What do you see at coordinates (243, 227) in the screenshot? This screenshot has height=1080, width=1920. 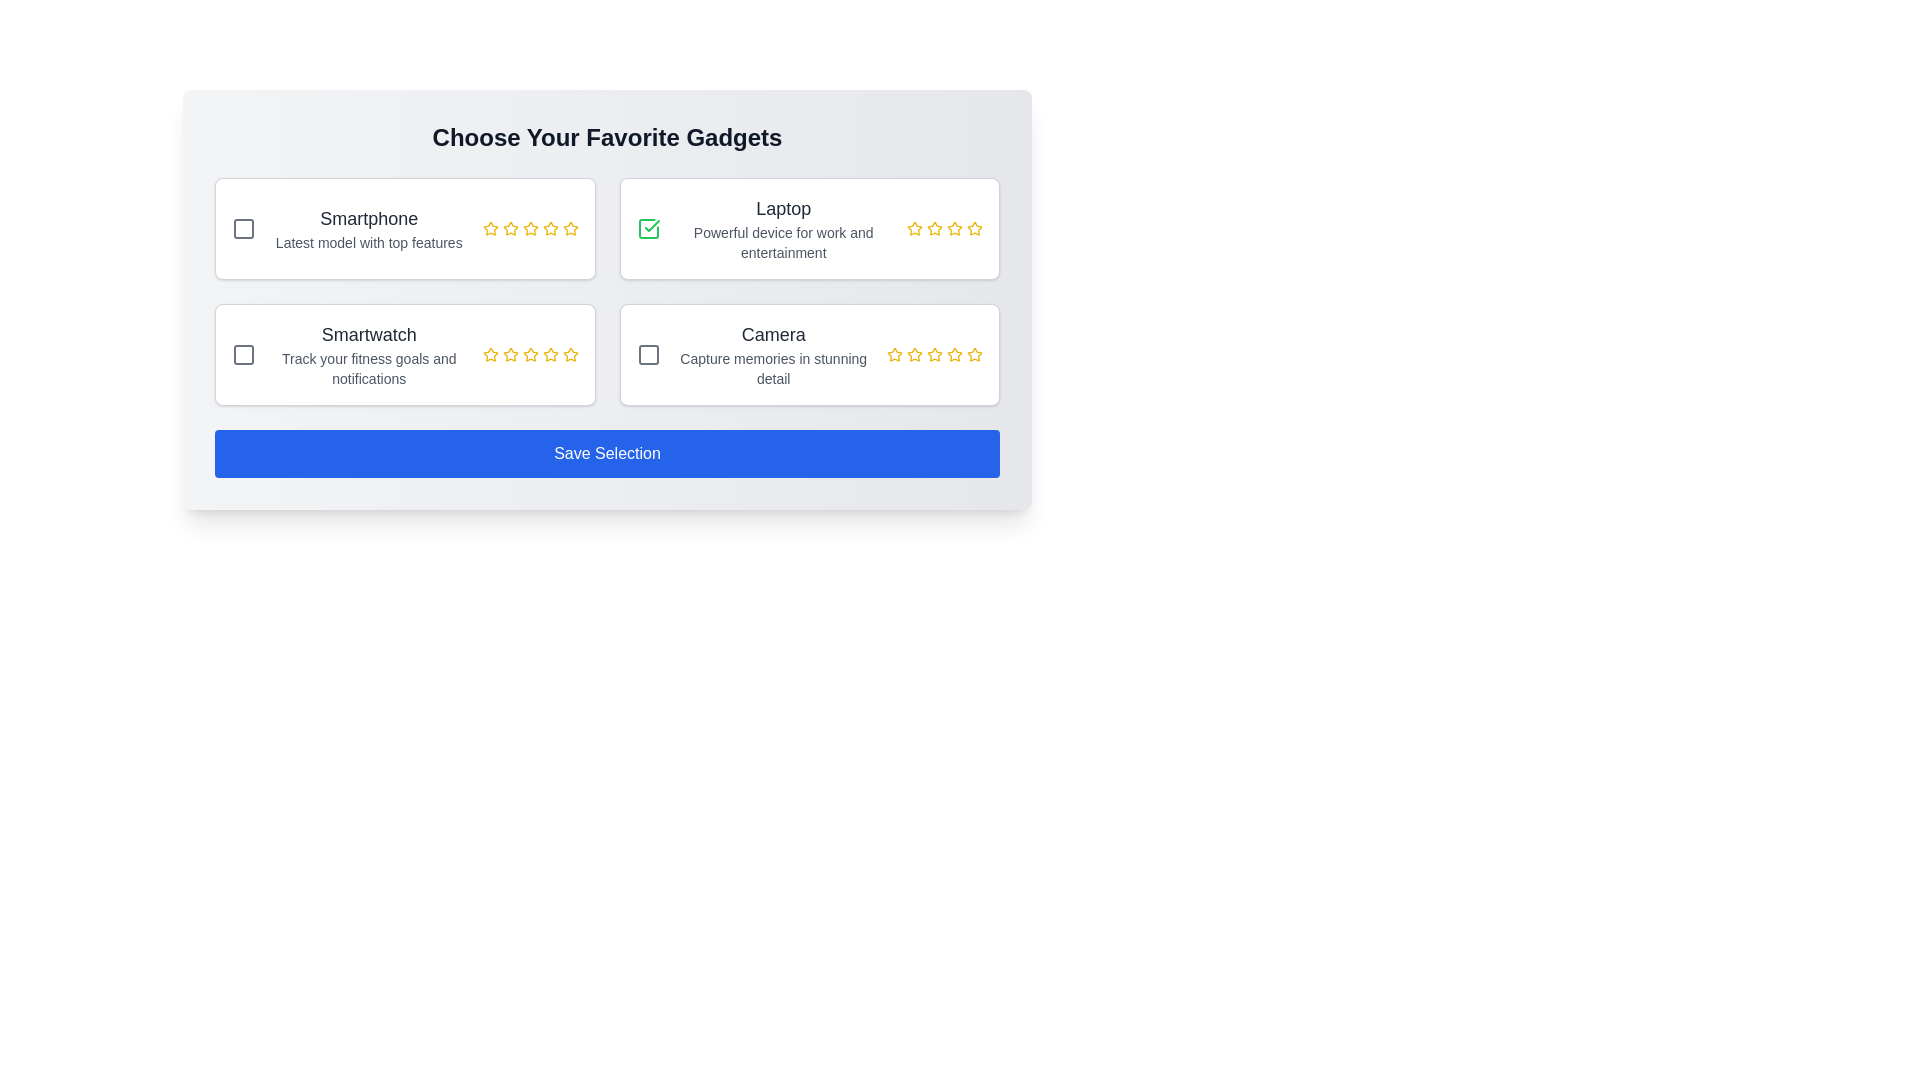 I see `the checkbox located on the left side of the 'Smartphone' section` at bounding box center [243, 227].